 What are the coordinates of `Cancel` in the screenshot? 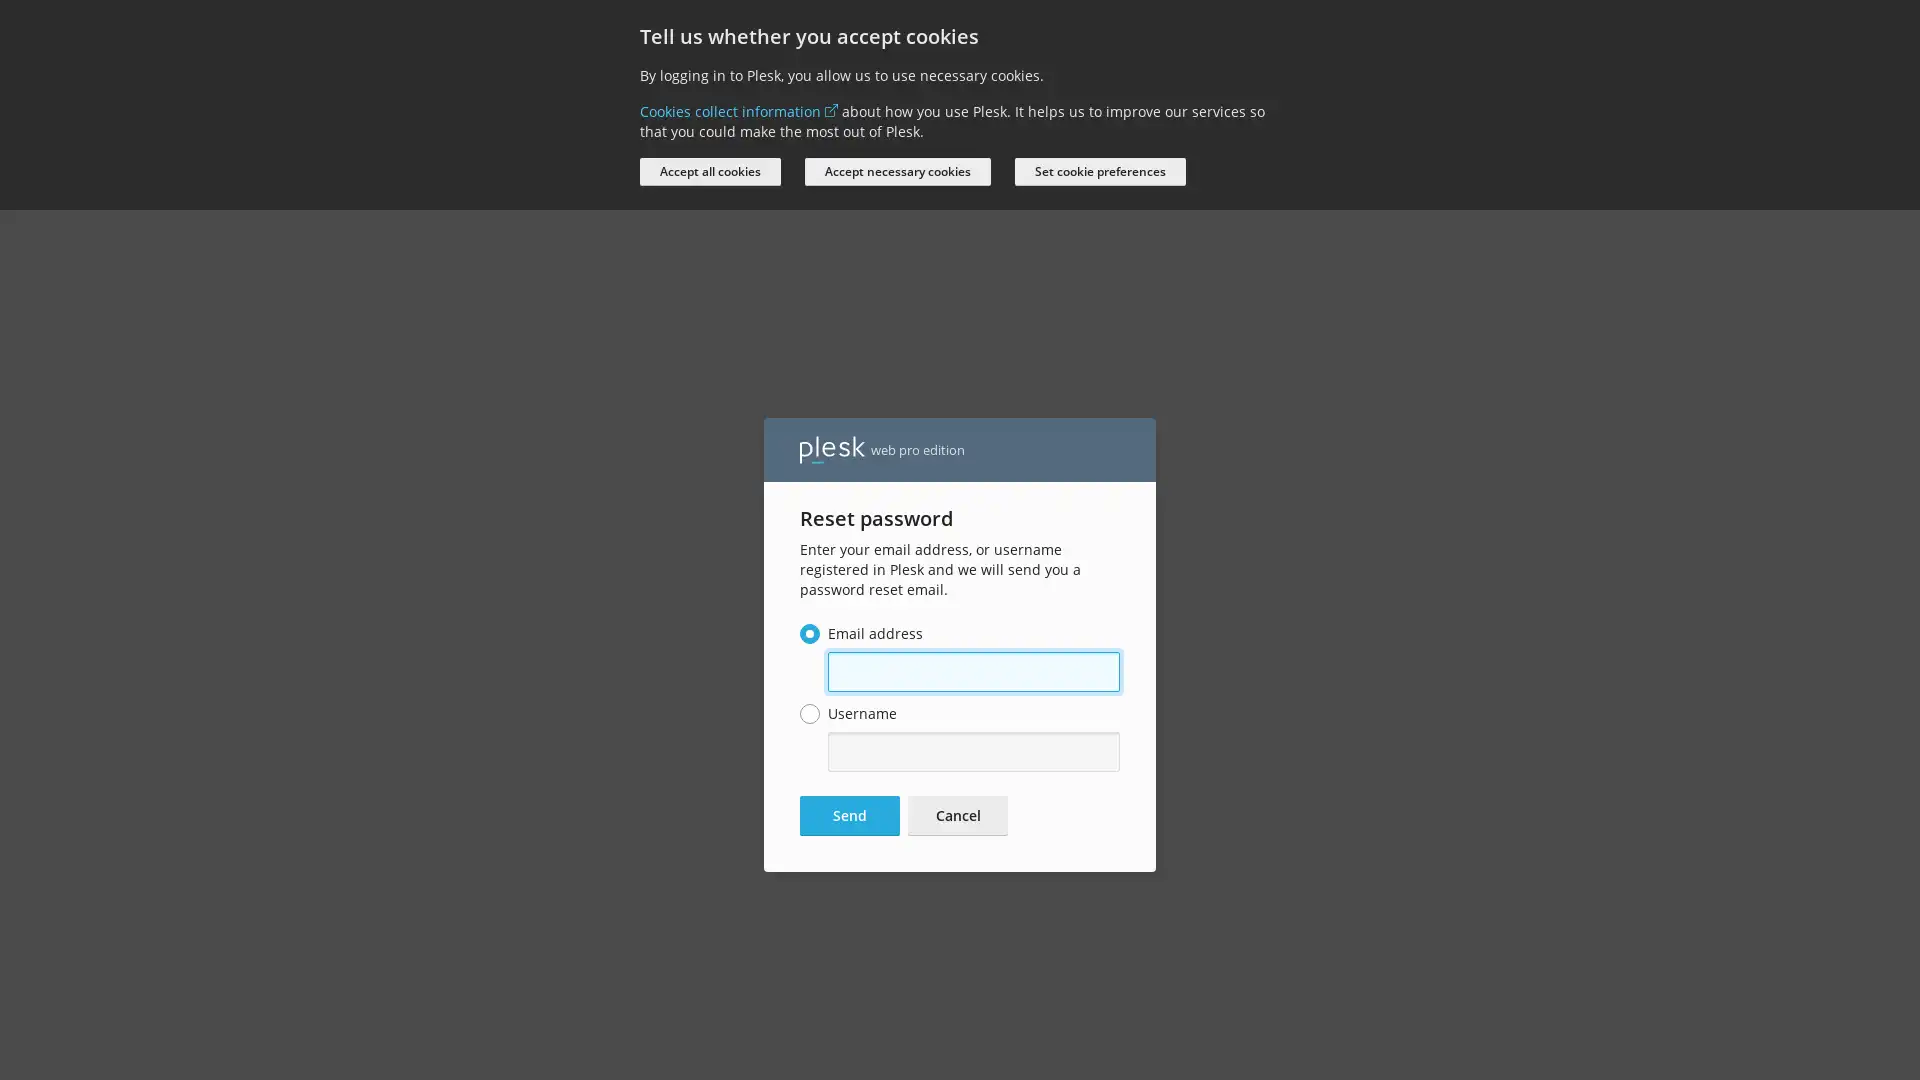 It's located at (957, 816).